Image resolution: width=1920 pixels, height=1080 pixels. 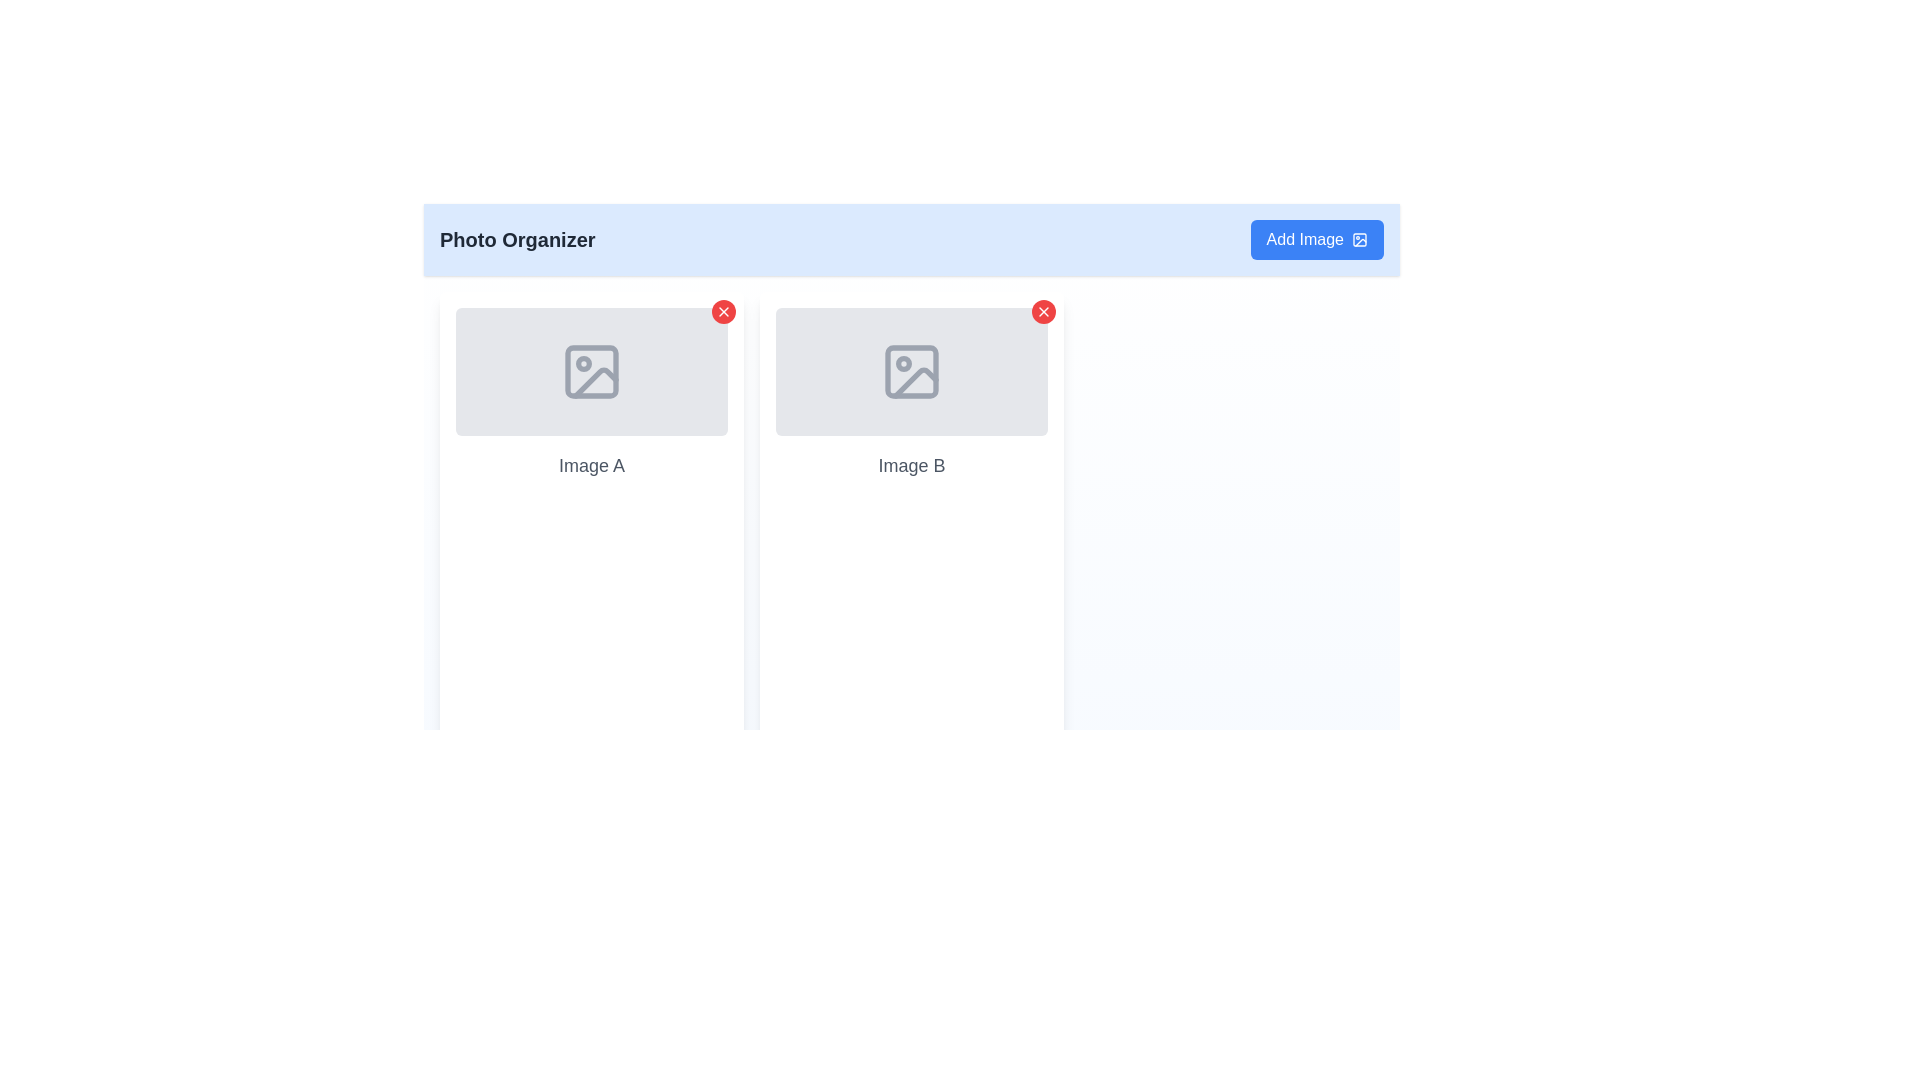 I want to click on the image placeholder icon with rounded corners and a gray color scheme located in the second card labeled 'Image B', so click(x=911, y=371).